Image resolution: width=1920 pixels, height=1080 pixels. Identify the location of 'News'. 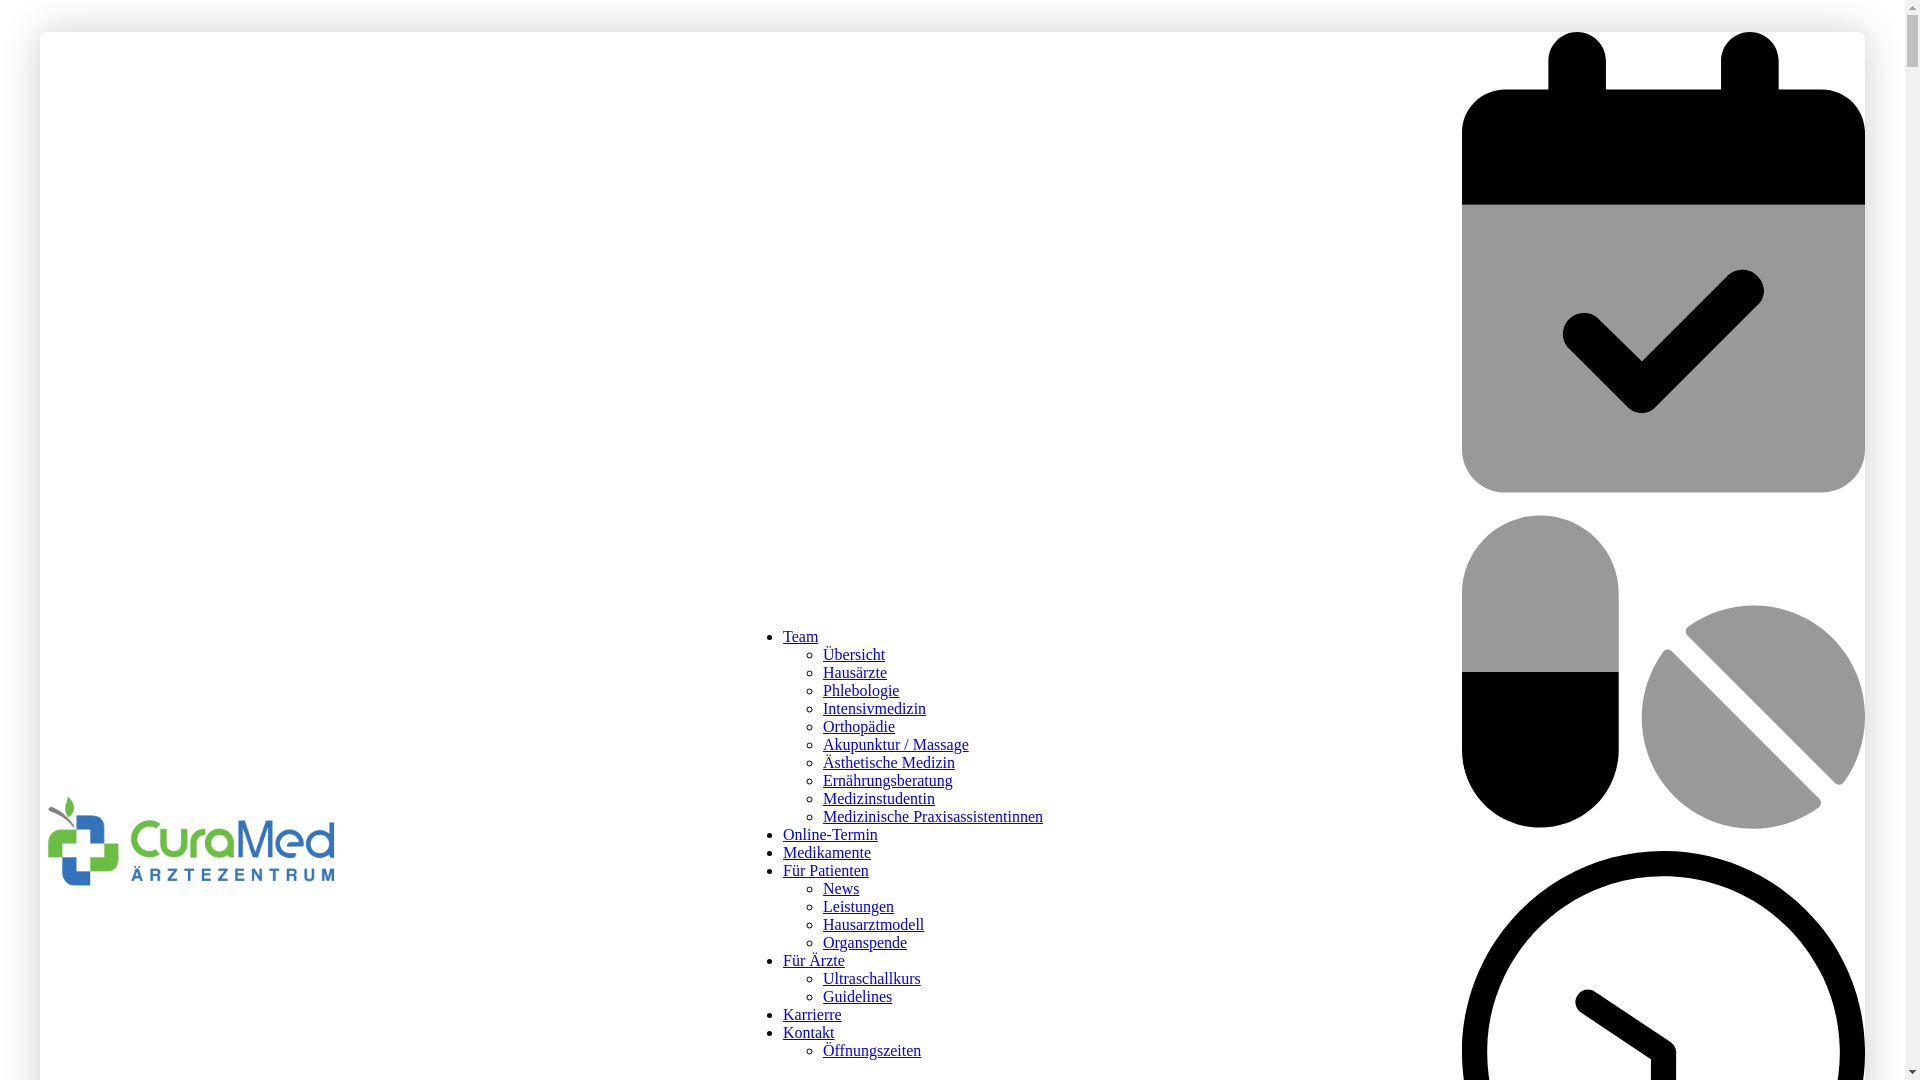
(840, 887).